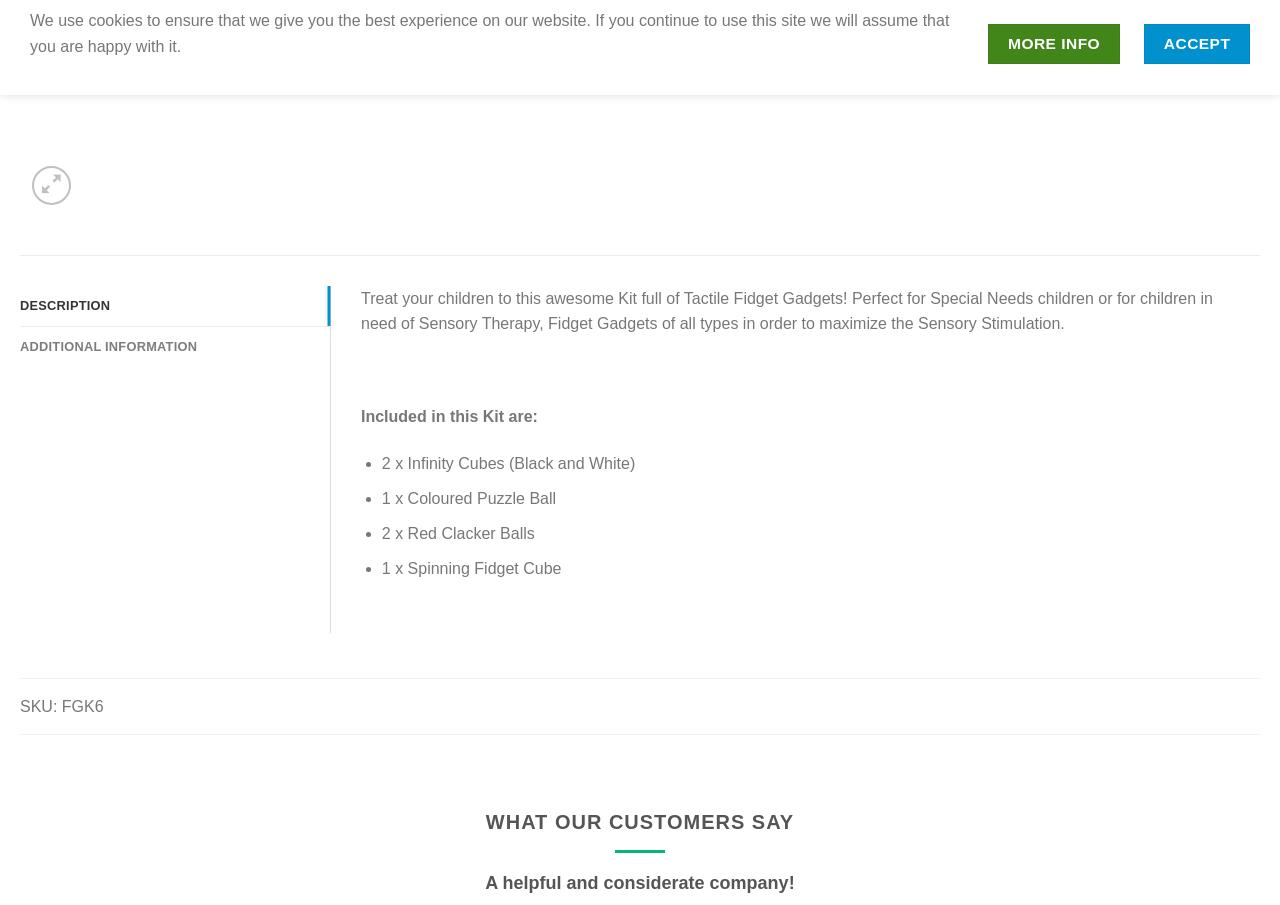 This screenshot has height=905, width=1280. What do you see at coordinates (467, 497) in the screenshot?
I see `'1 x Coloured Puzzle Ball'` at bounding box center [467, 497].